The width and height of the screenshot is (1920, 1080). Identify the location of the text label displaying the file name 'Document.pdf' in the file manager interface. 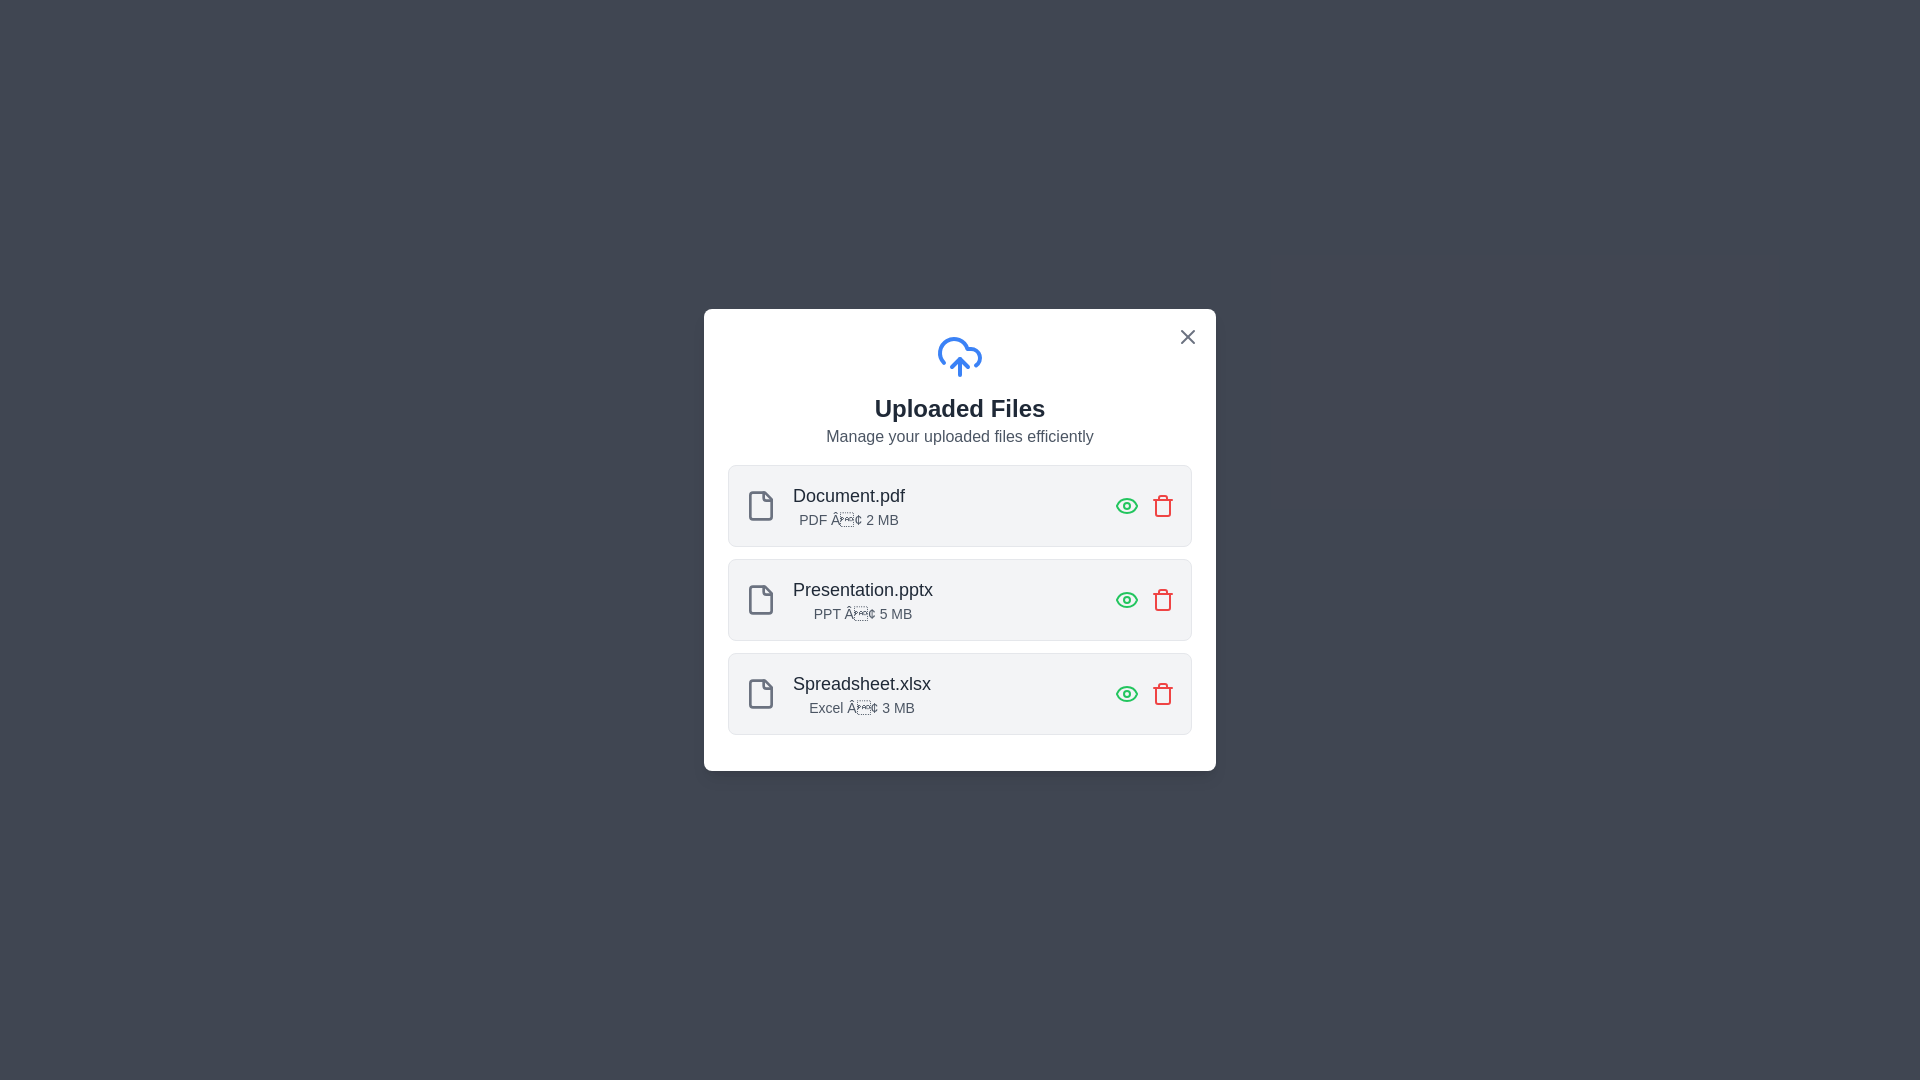
(849, 495).